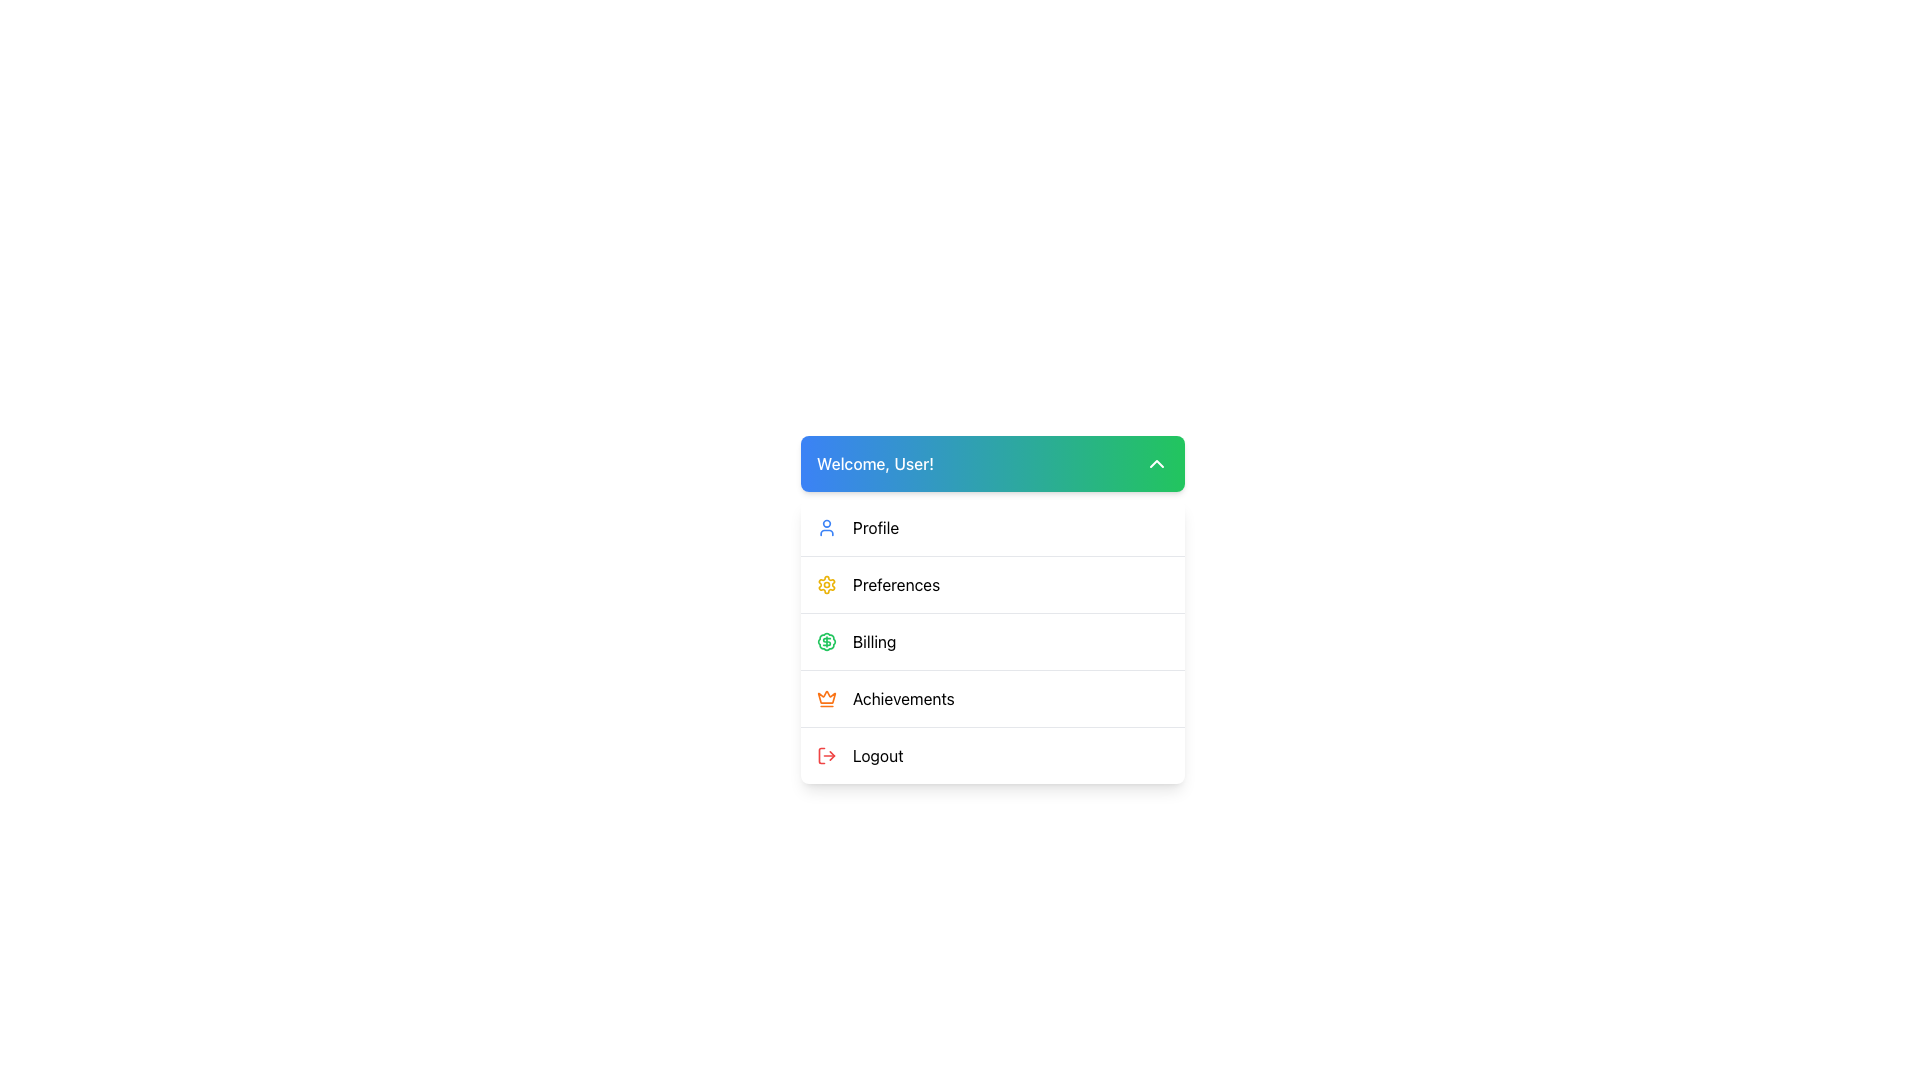  I want to click on the yellow gear icon associated with the 'Preferences' label located in the dropdown menu, so click(826, 585).